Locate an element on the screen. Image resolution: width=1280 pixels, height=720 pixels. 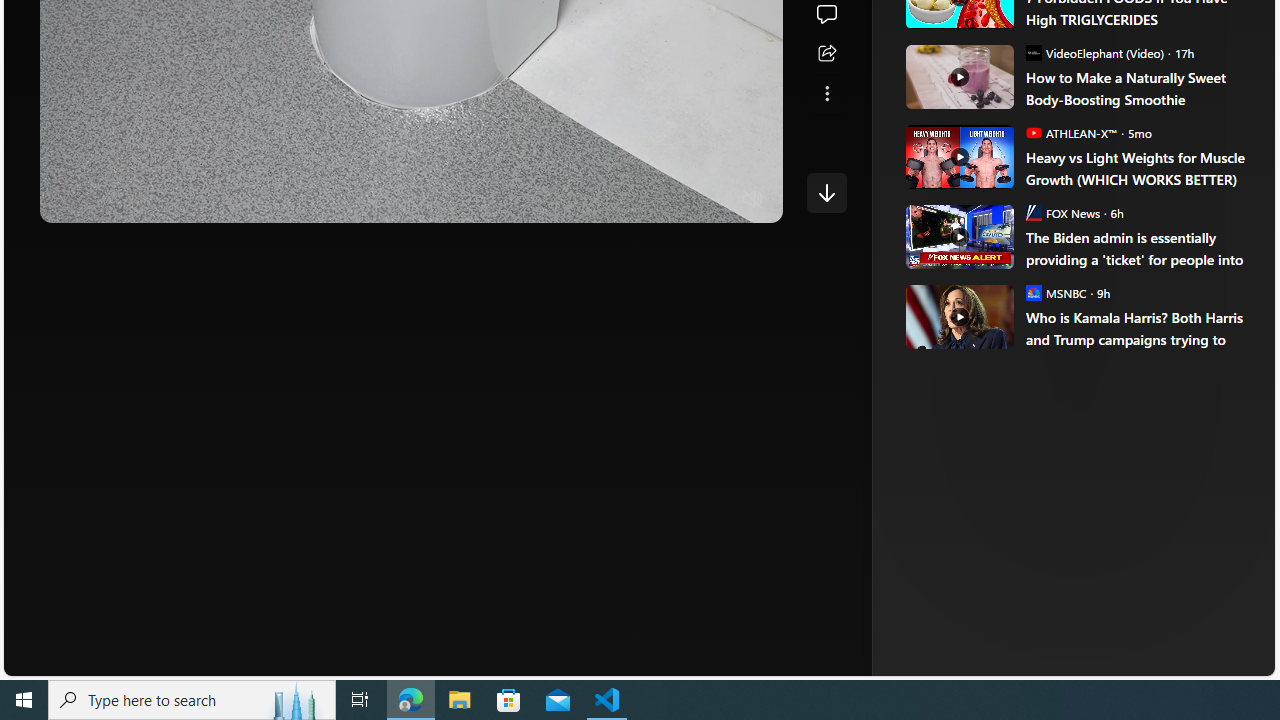
'Class: control' is located at coordinates (826, 192).